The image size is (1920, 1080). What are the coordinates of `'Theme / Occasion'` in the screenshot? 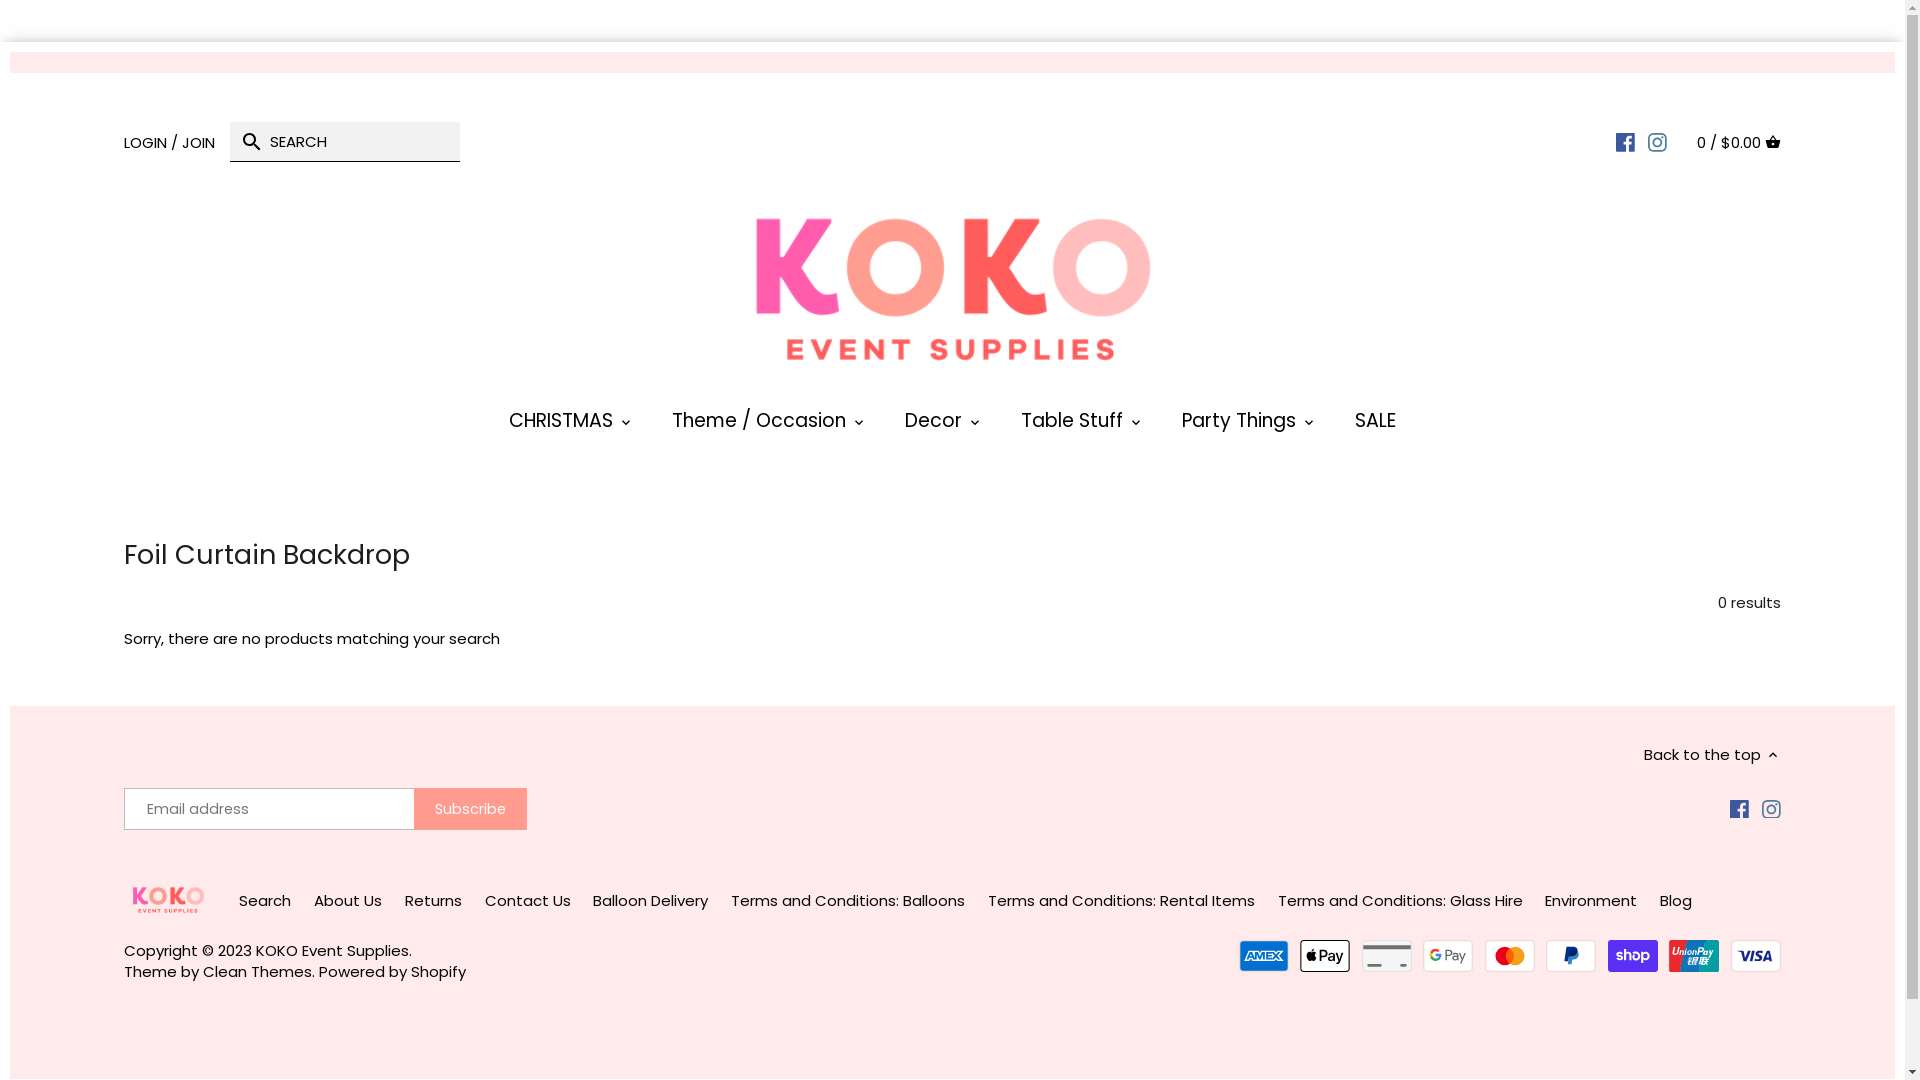 It's located at (757, 424).